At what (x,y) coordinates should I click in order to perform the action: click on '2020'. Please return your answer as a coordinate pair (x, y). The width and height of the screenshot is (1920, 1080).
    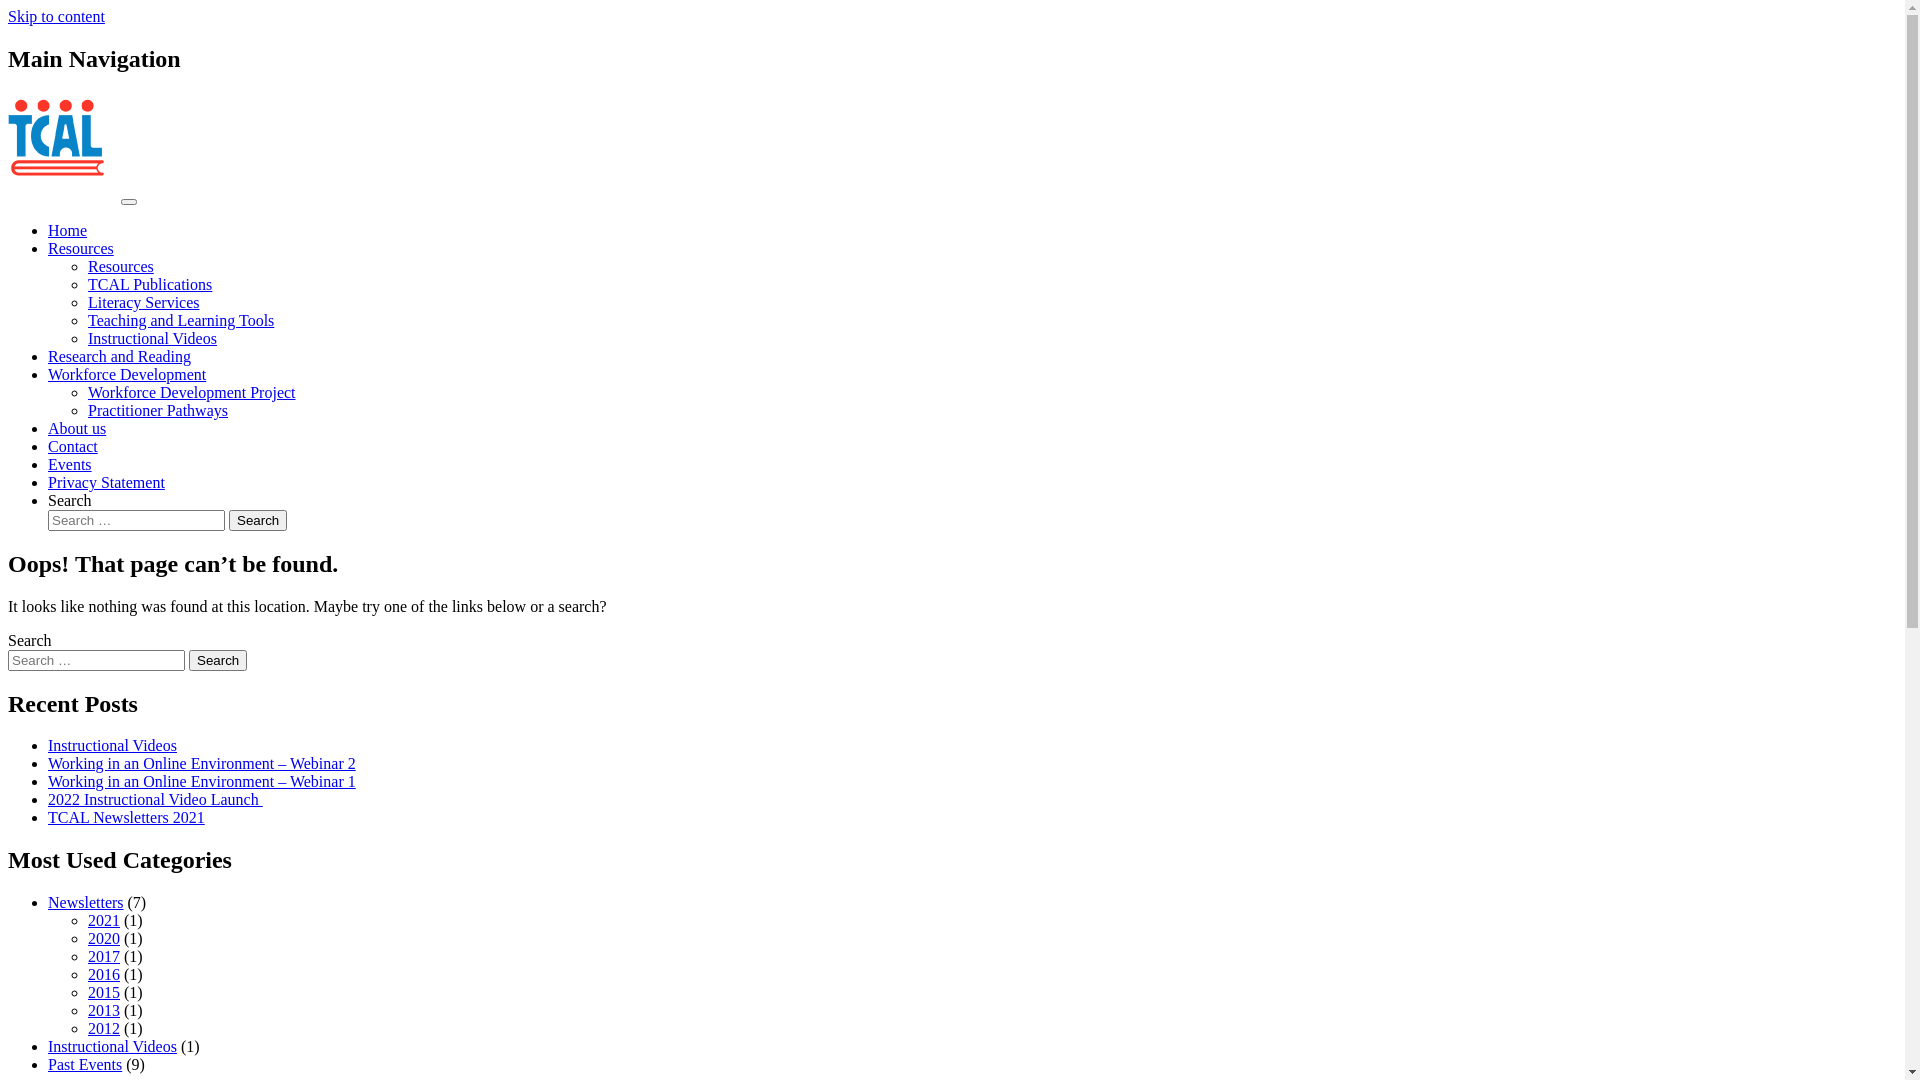
    Looking at the image, I should click on (103, 938).